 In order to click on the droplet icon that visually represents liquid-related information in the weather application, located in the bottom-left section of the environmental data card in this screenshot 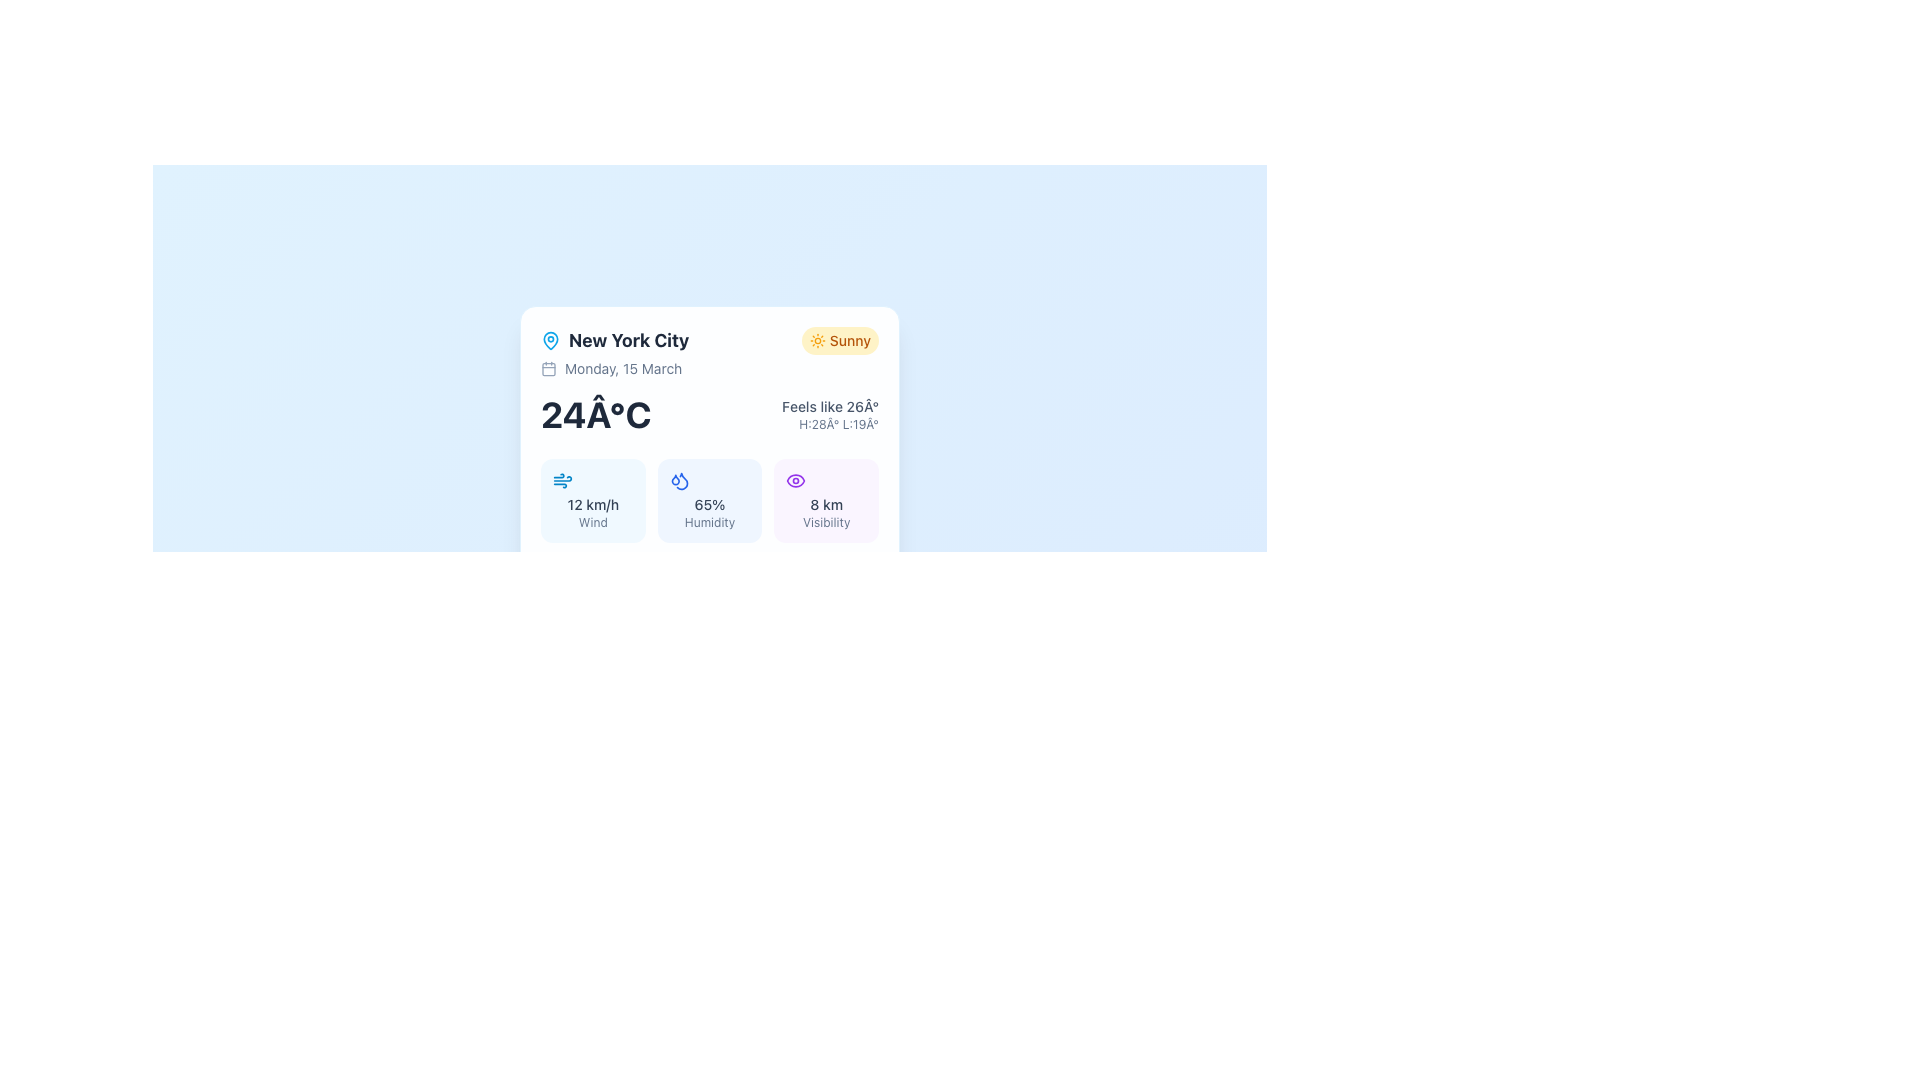, I will do `click(675, 479)`.